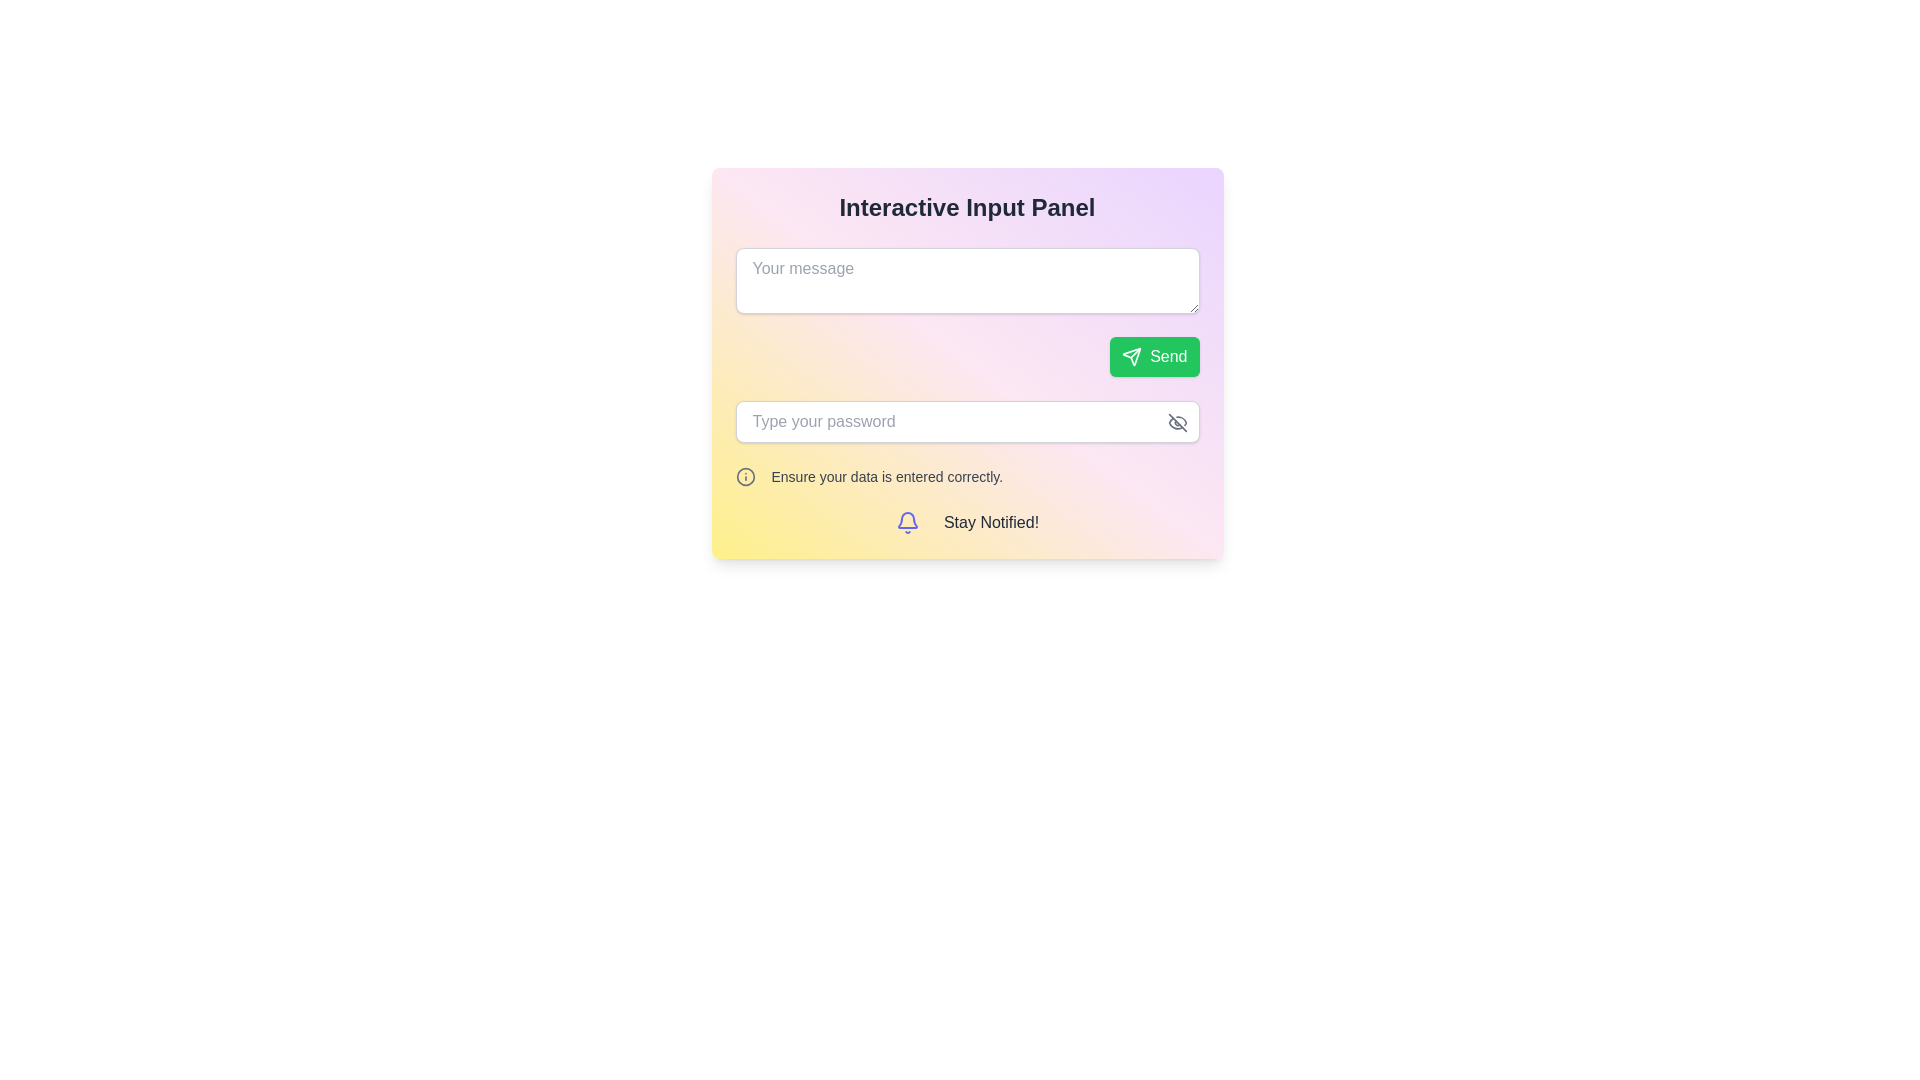 Image resolution: width=1920 pixels, height=1080 pixels. I want to click on the 'Stay Notified!' label, which features a bold, dark gray font and an indigo bell icon, located at the bottom of the 'Interactive Input Panel', so click(967, 522).